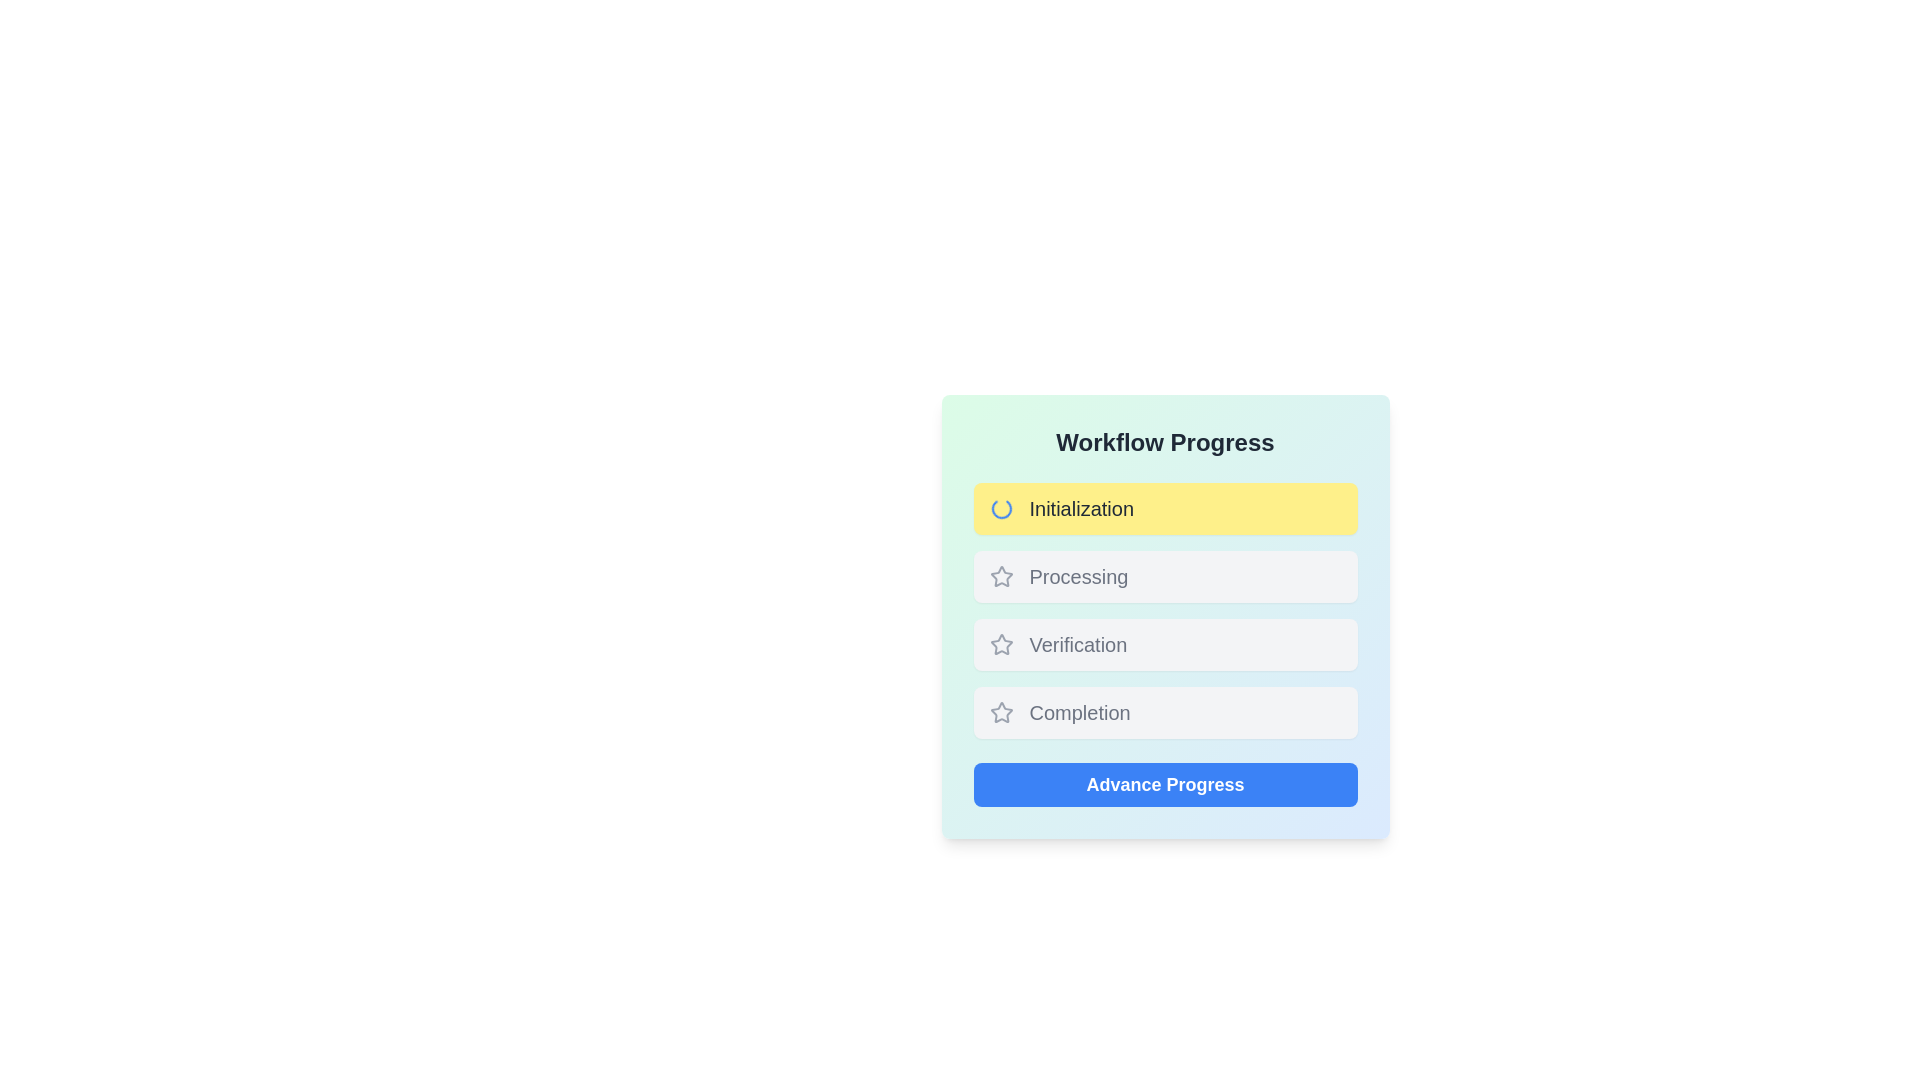 The width and height of the screenshot is (1920, 1080). What do you see at coordinates (1001, 644) in the screenshot?
I see `the star-shaped icon with a light gray outline labeled 'Verification' located in the second position of the vertical list within the 'Workflow Progress' panel` at bounding box center [1001, 644].